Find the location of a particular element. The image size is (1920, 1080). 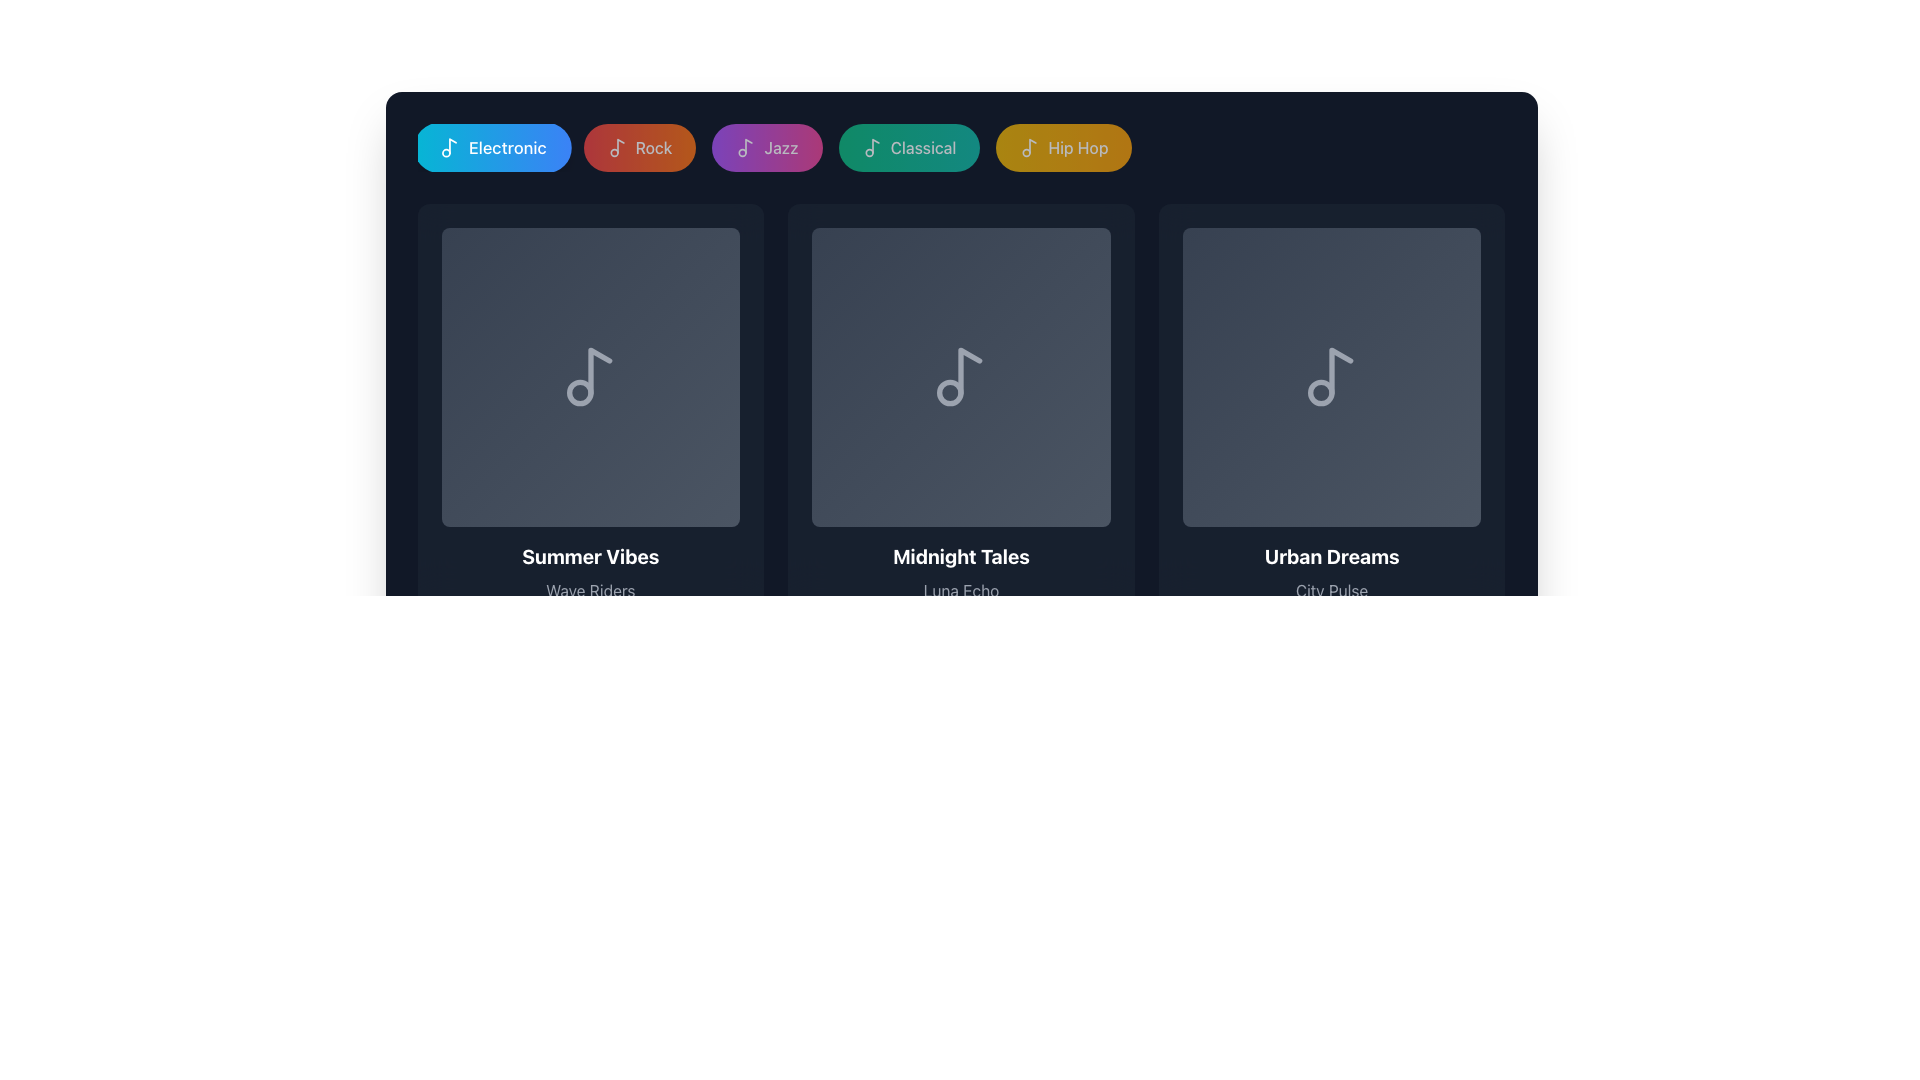

the musical note icon with a circular base and a straight upward stem, styled in gray, located in the third card of the last row in a grid of musical note icons is located at coordinates (1332, 377).